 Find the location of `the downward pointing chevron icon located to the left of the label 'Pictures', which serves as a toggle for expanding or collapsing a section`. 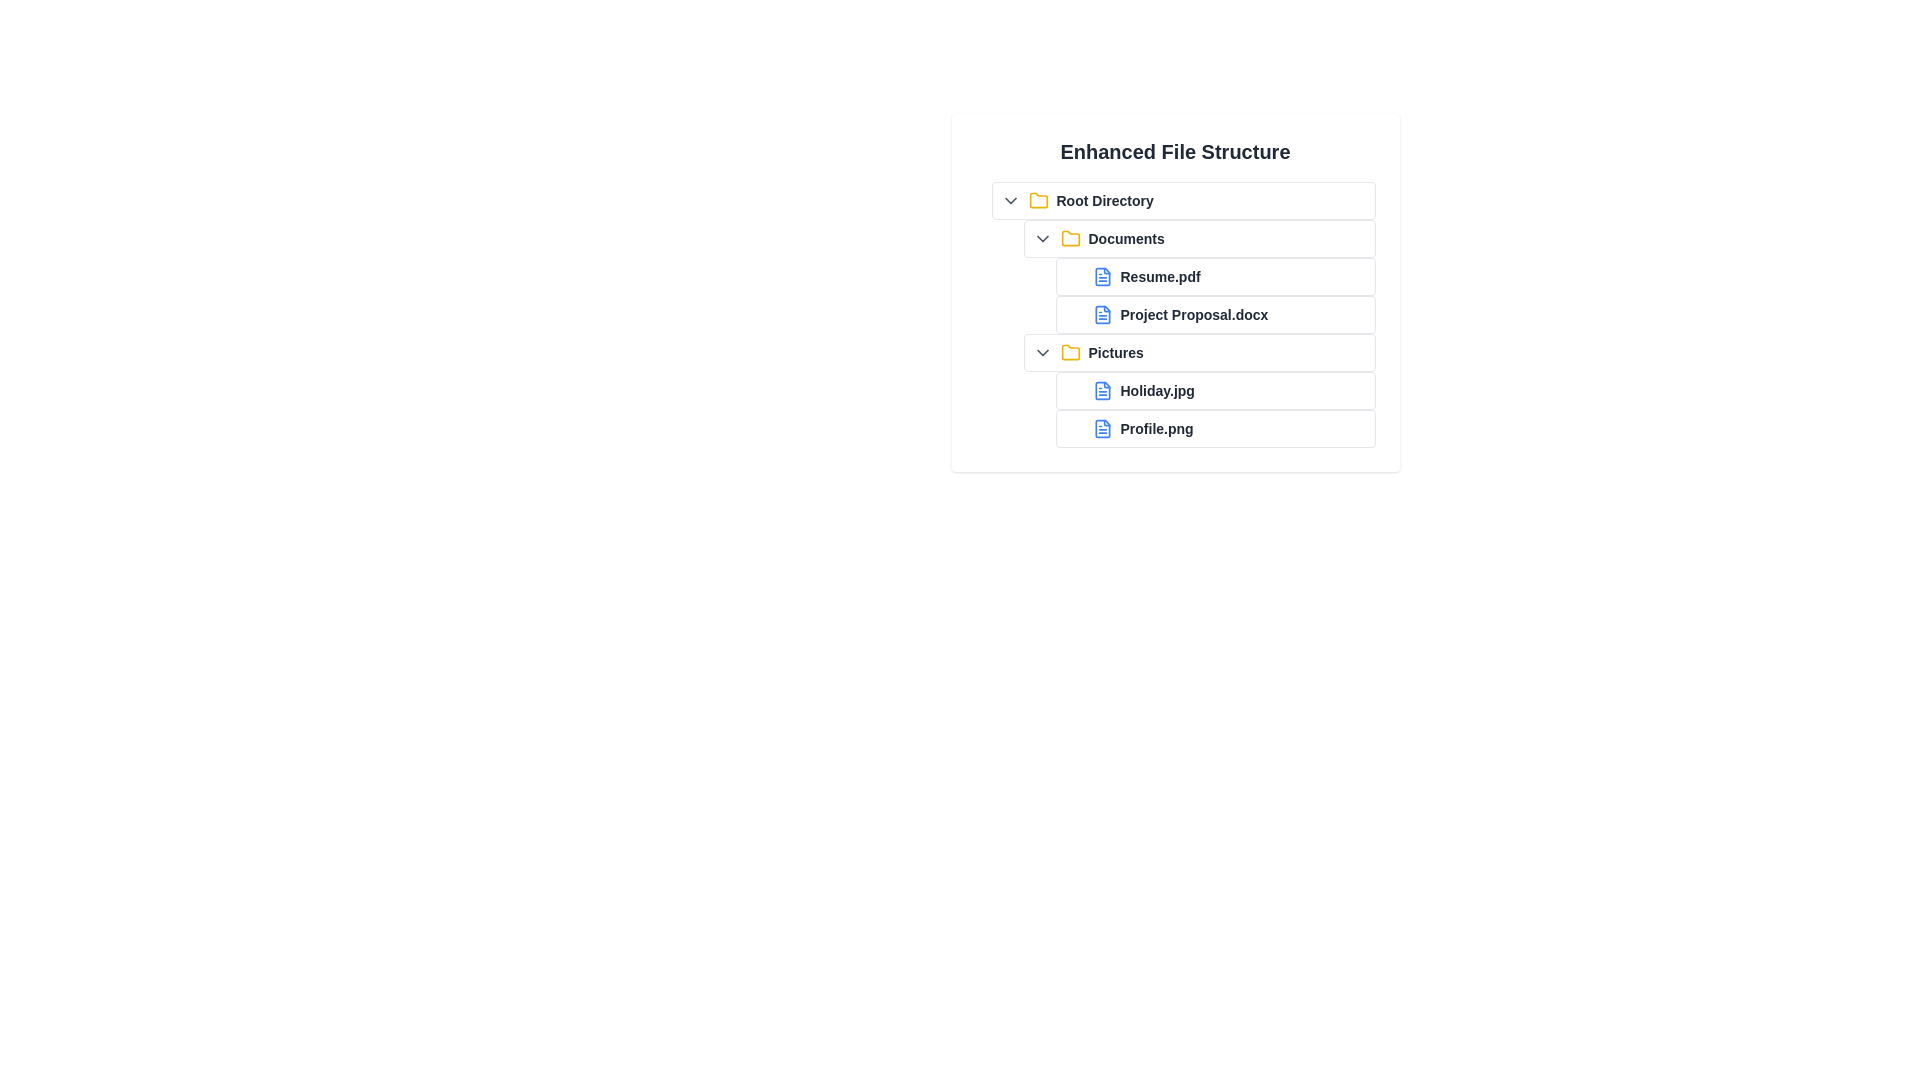

the downward pointing chevron icon located to the left of the label 'Pictures', which serves as a toggle for expanding or collapsing a section is located at coordinates (1041, 352).